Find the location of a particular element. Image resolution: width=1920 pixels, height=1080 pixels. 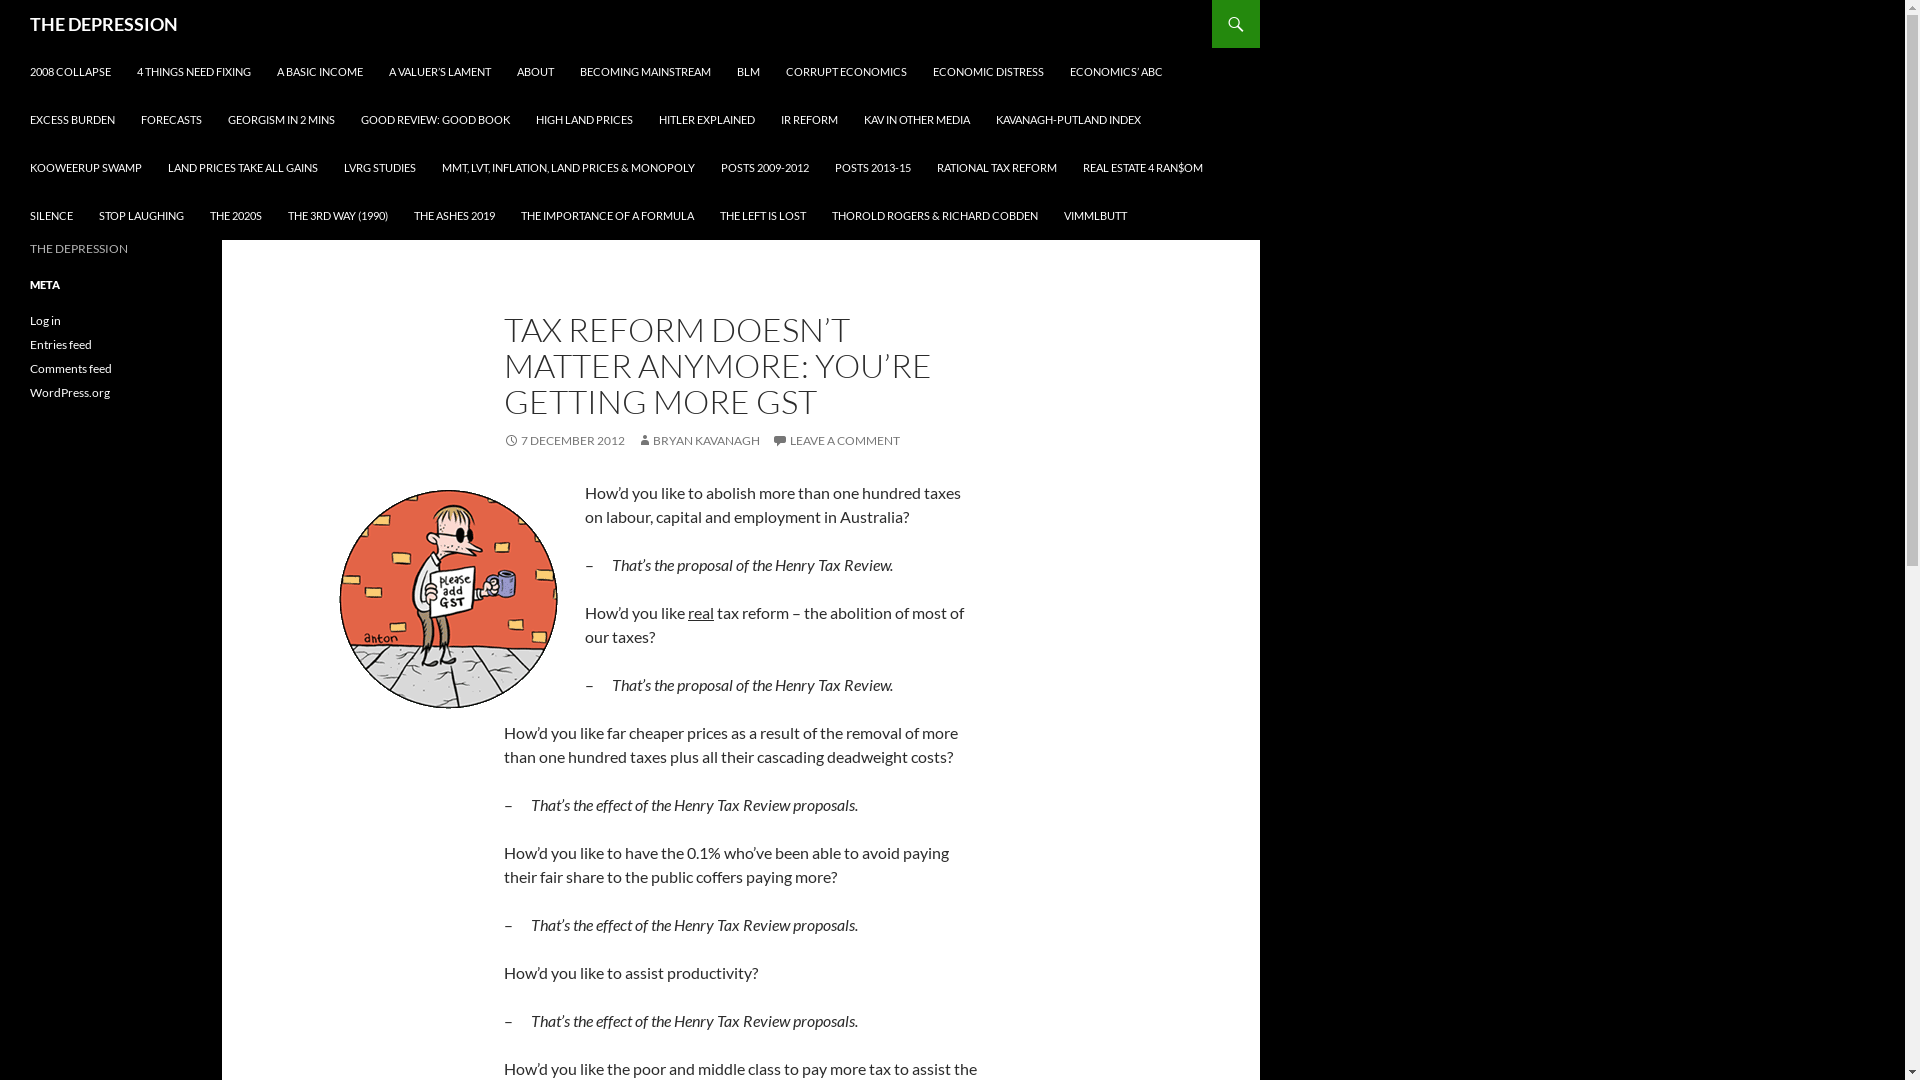

'WordPress.org' is located at coordinates (70, 392).